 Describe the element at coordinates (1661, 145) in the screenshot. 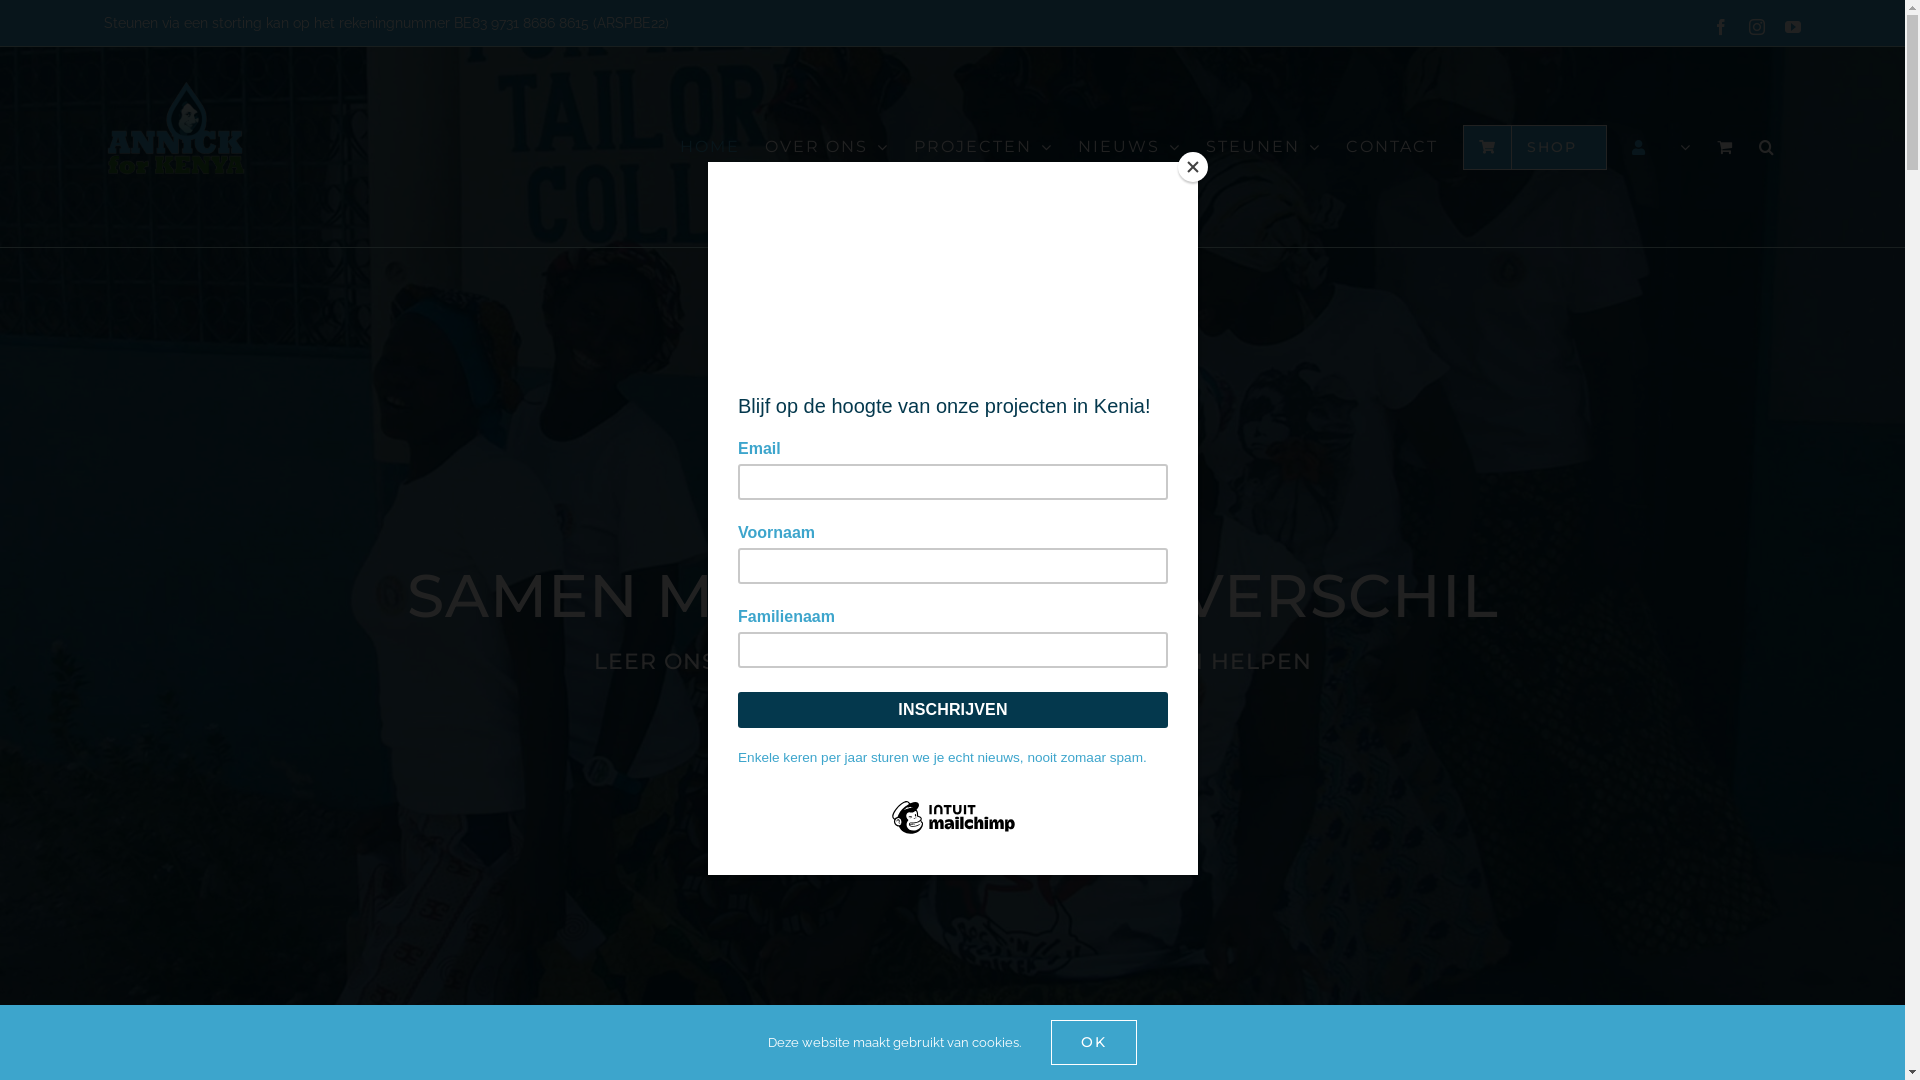

I see `'Mijn account'` at that location.